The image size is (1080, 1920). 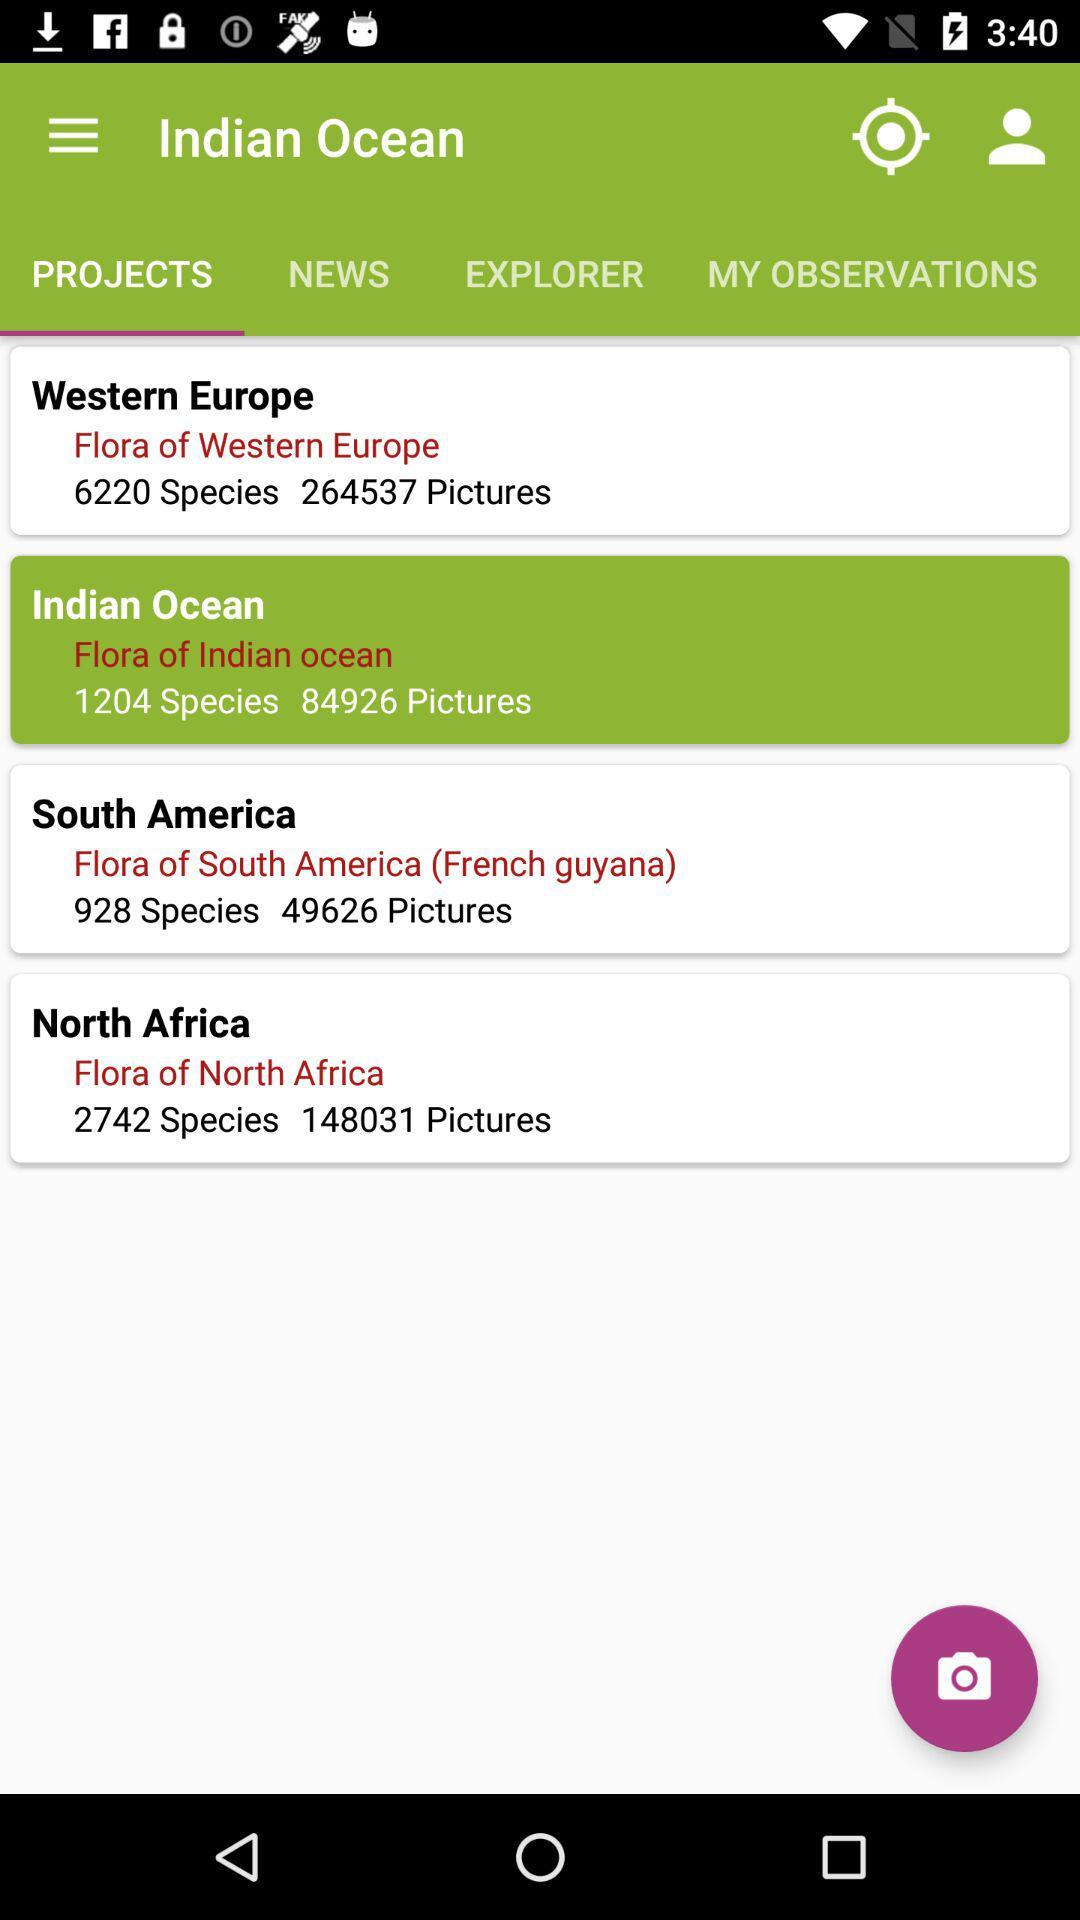 What do you see at coordinates (72, 135) in the screenshot?
I see `app to the left of the indian ocean item` at bounding box center [72, 135].